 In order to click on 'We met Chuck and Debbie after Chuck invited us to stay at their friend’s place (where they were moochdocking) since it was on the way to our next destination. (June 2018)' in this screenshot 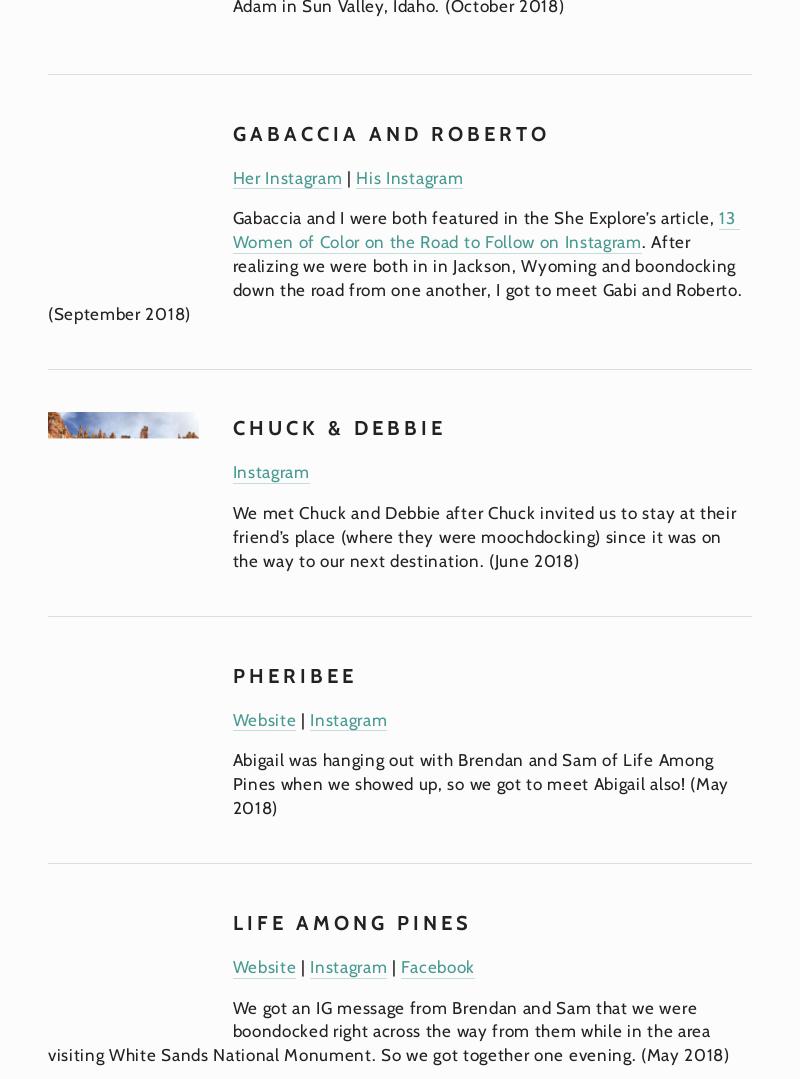, I will do `click(486, 536)`.